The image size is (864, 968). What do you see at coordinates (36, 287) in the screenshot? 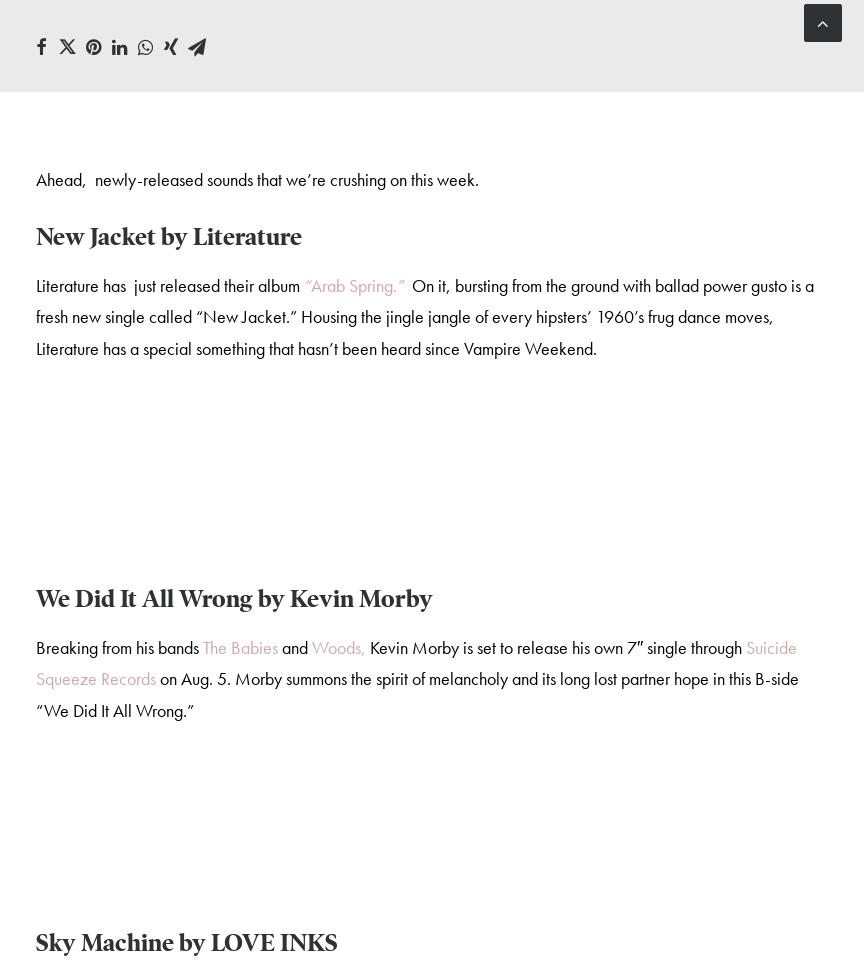
I see `'Literature has  just released their album'` at bounding box center [36, 287].